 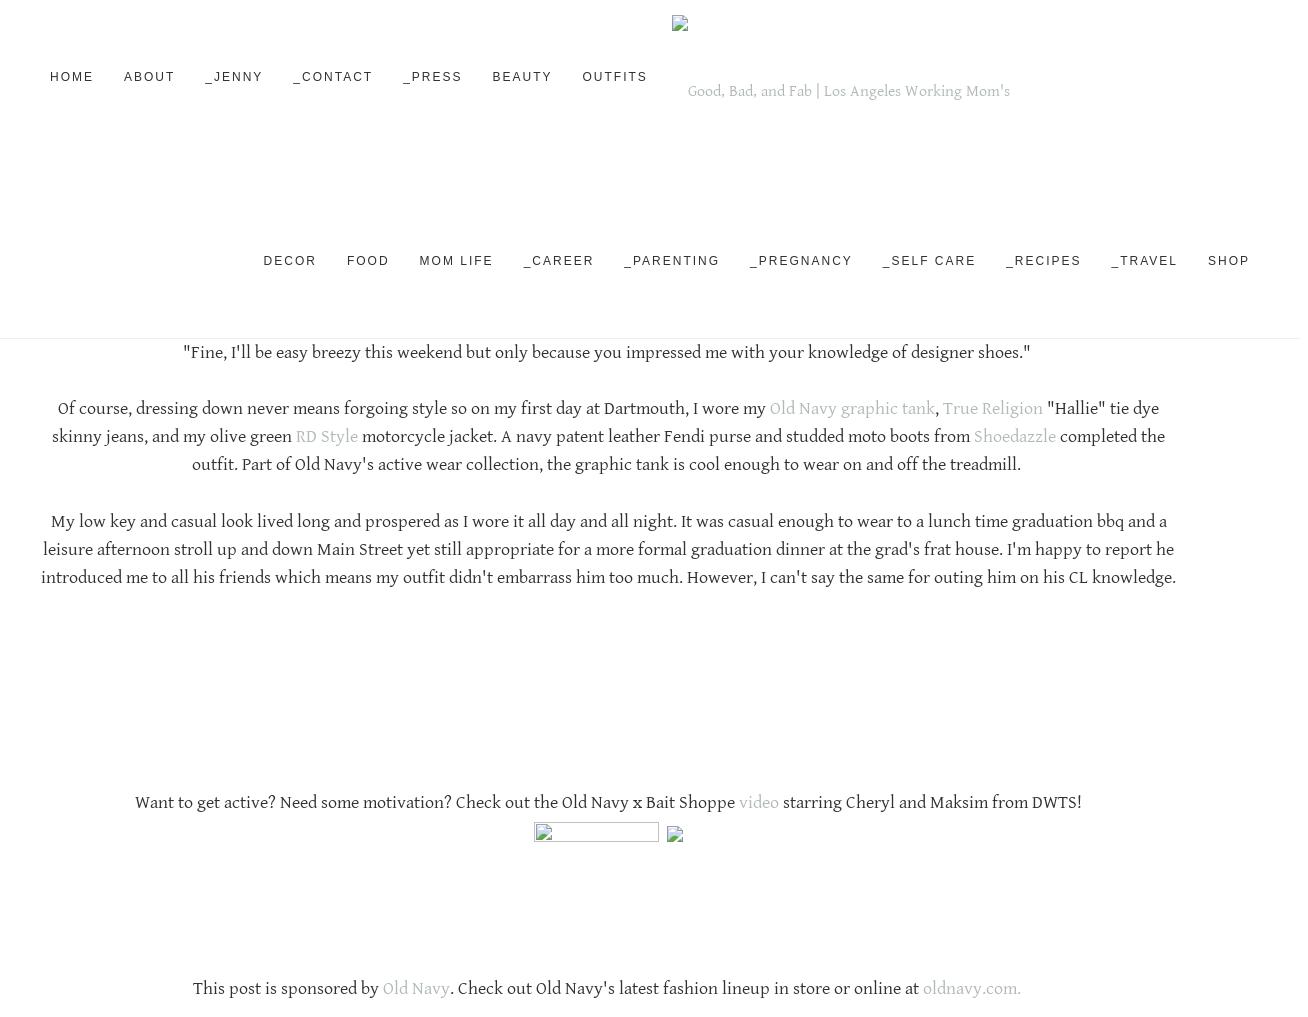 What do you see at coordinates (607, 324) in the screenshot?
I see `'Before I left for New Hampshire, my brother explicitly instructed over the phone to pack "casually." He said, "Jenny, college kids don't stomp around campus in five inch Christian Louboutins or blind classmates with Mr. T chains. Can you try to blend in?" I chuckled with amusement and responded, "Fine, I'll be easy breezy this weekend but only because you impressed me with your knowledge of designer shoes."'` at bounding box center [607, 324].